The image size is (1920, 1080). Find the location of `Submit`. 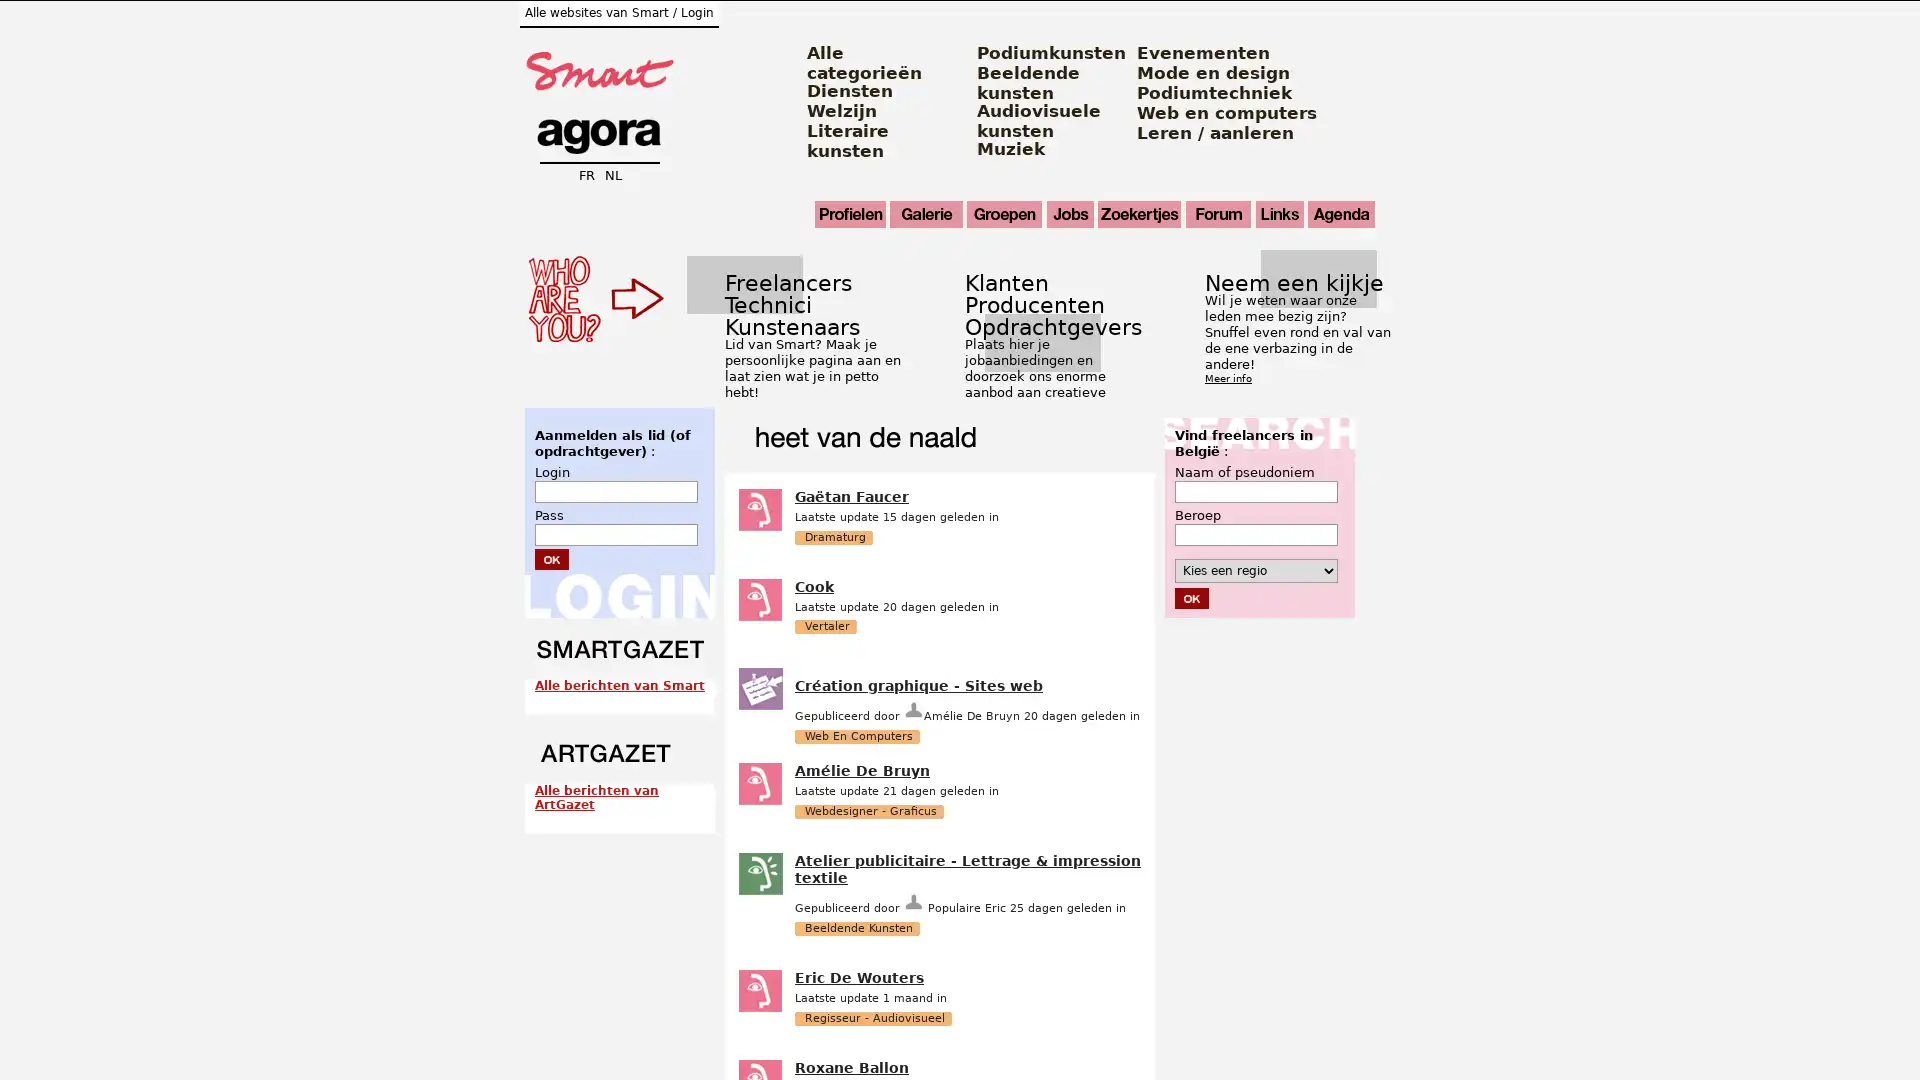

Submit is located at coordinates (552, 558).